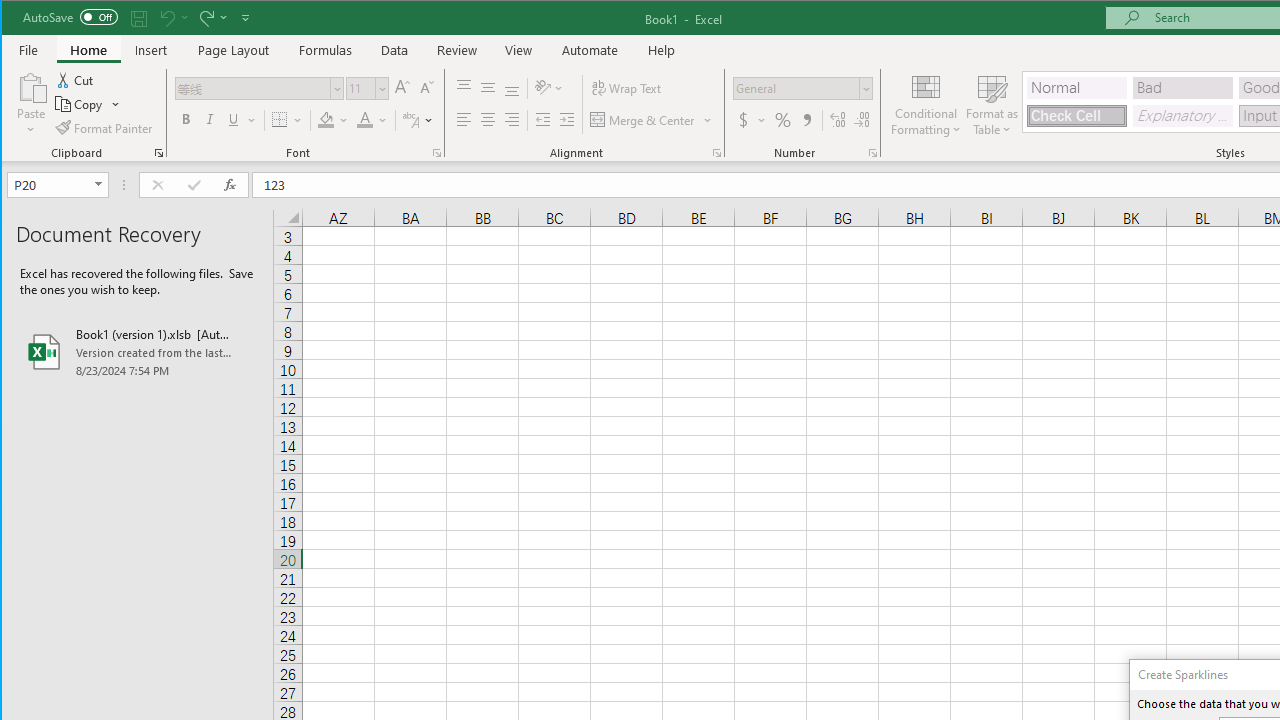 This screenshot has height=720, width=1280. I want to click on 'Fill Color RGB(255, 255, 0)', so click(325, 120).